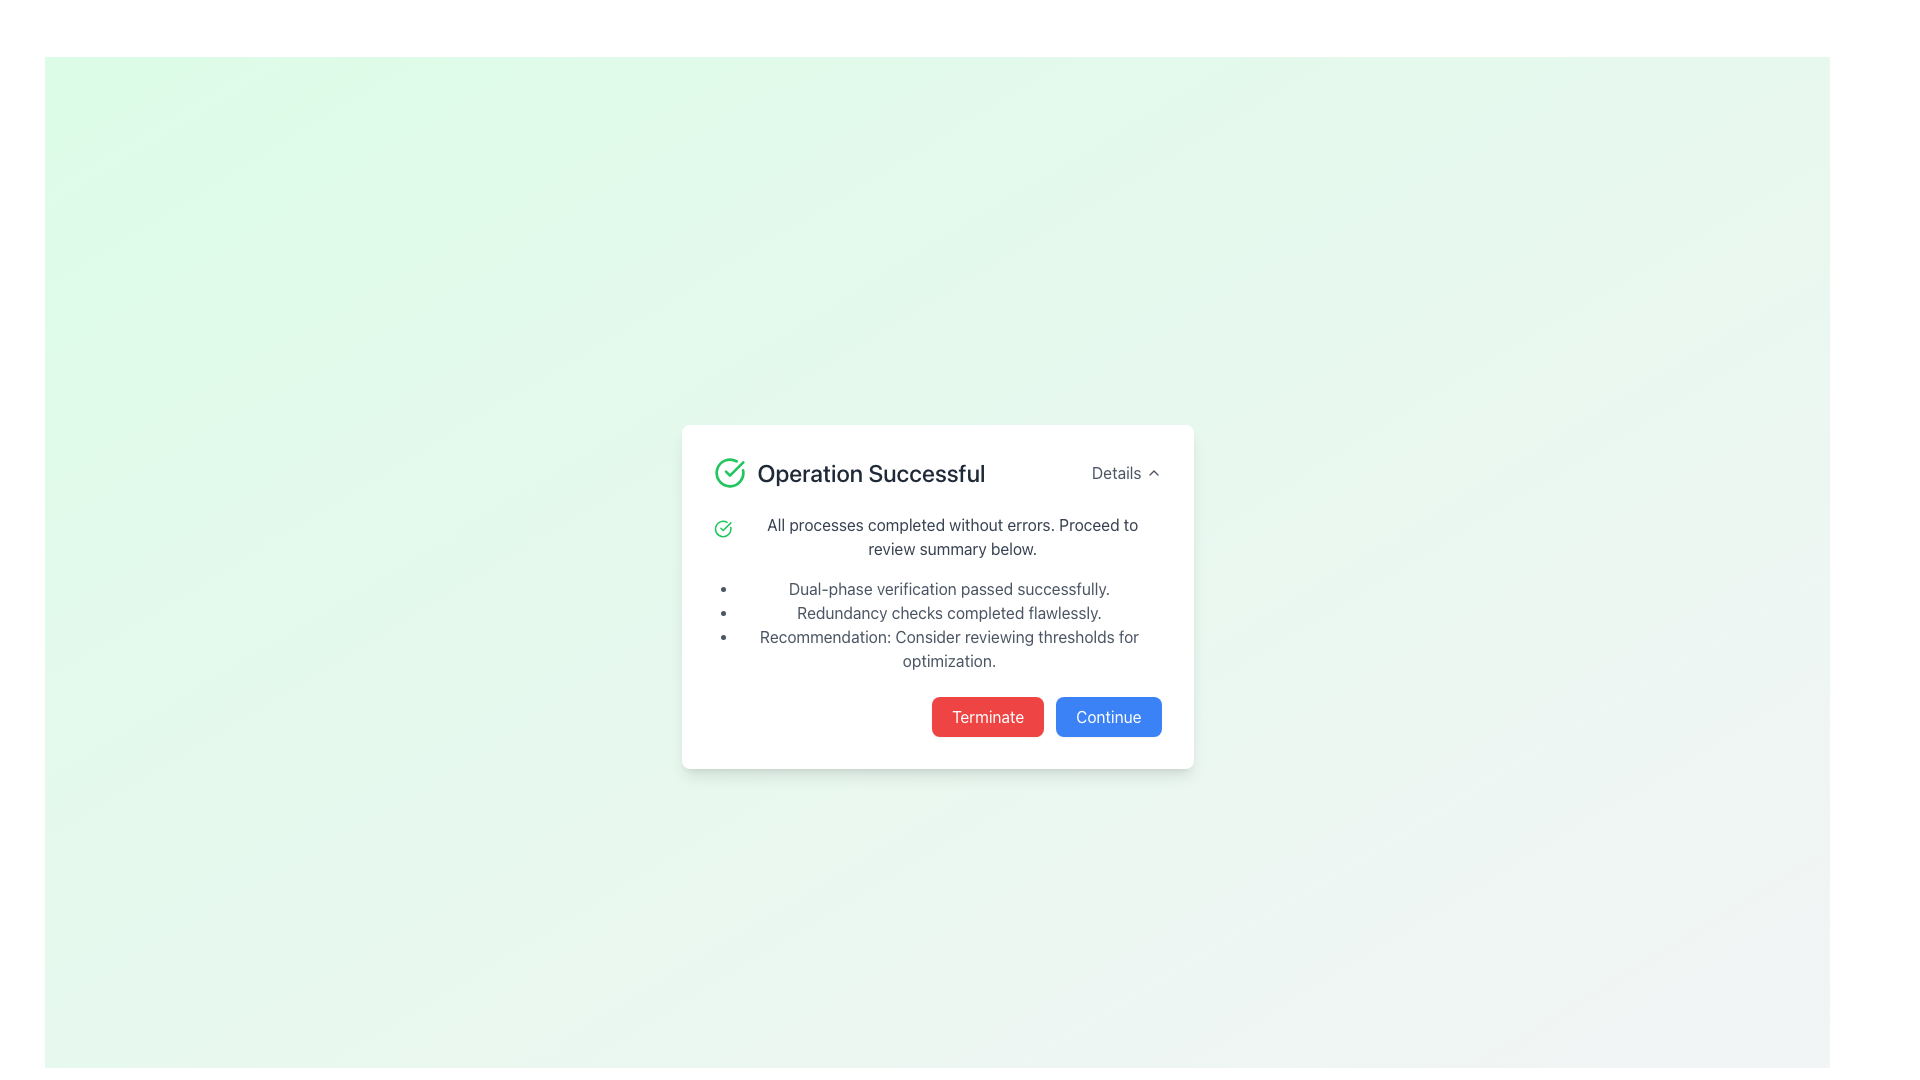 The width and height of the screenshot is (1920, 1080). What do you see at coordinates (1115, 473) in the screenshot?
I see `the text label reading 'Details' located at the top-right corner of the notification card under the title 'Operation Successful' to read its content` at bounding box center [1115, 473].